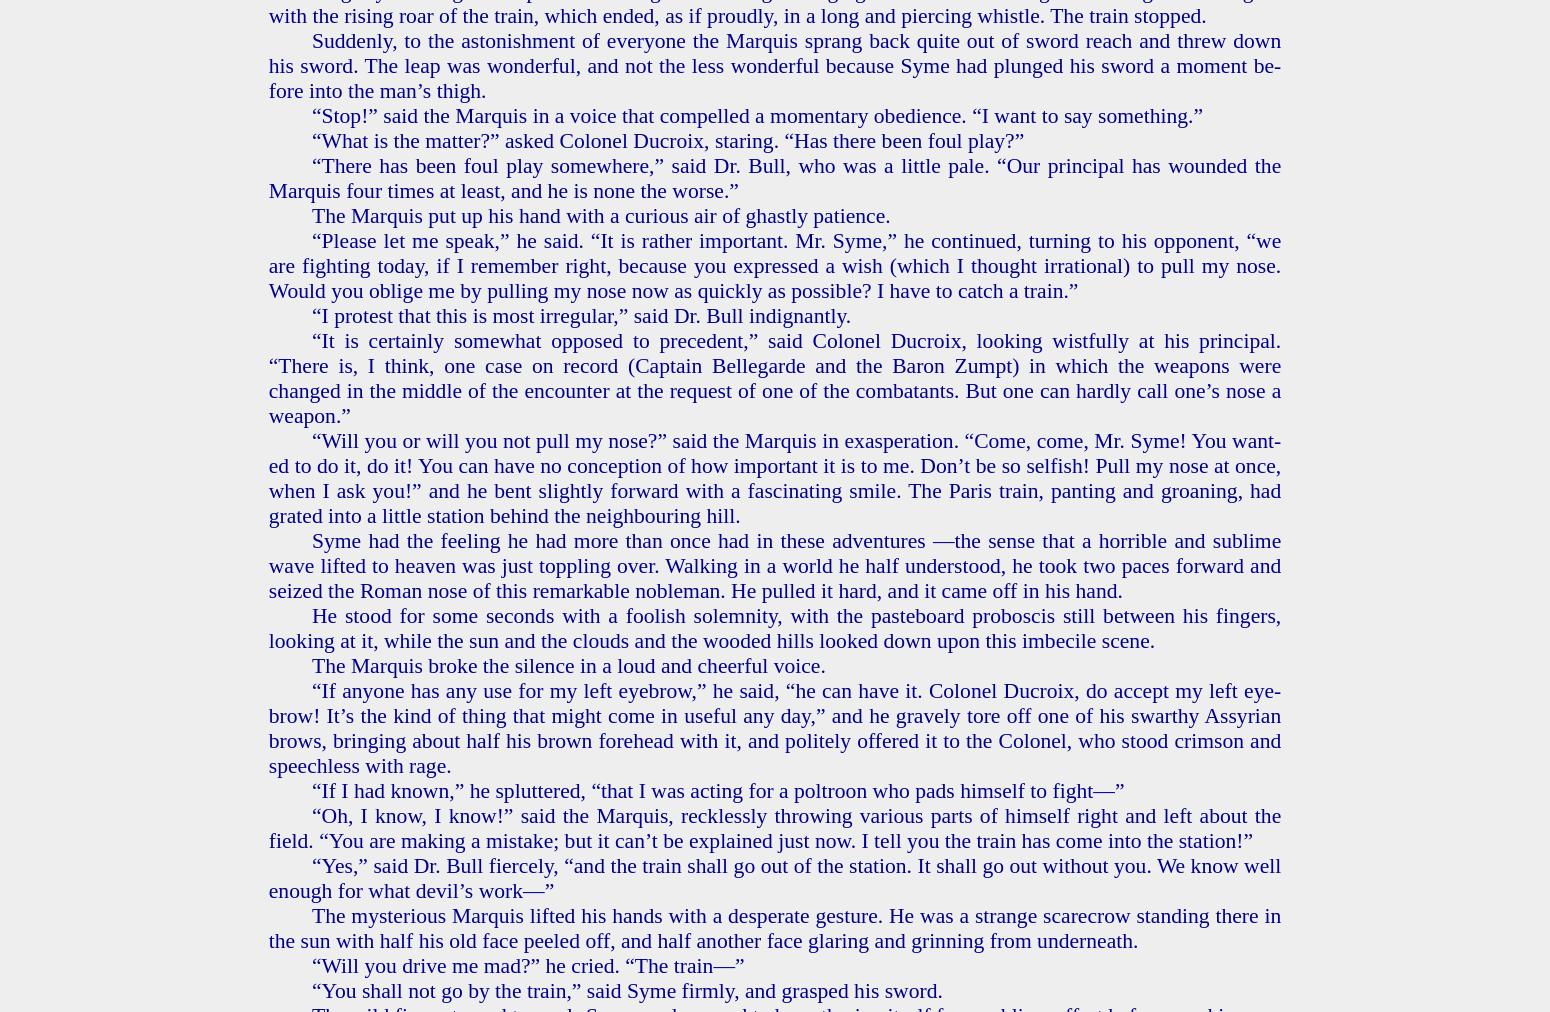 The width and height of the screenshot is (1550, 1012). Describe the element at coordinates (757, 113) in the screenshot. I see `'“Stop!” said the Mar­quis in a voice that com­pelled a mo­men­tary obe­di­ence. “I want to say some­thing.”'` at that location.